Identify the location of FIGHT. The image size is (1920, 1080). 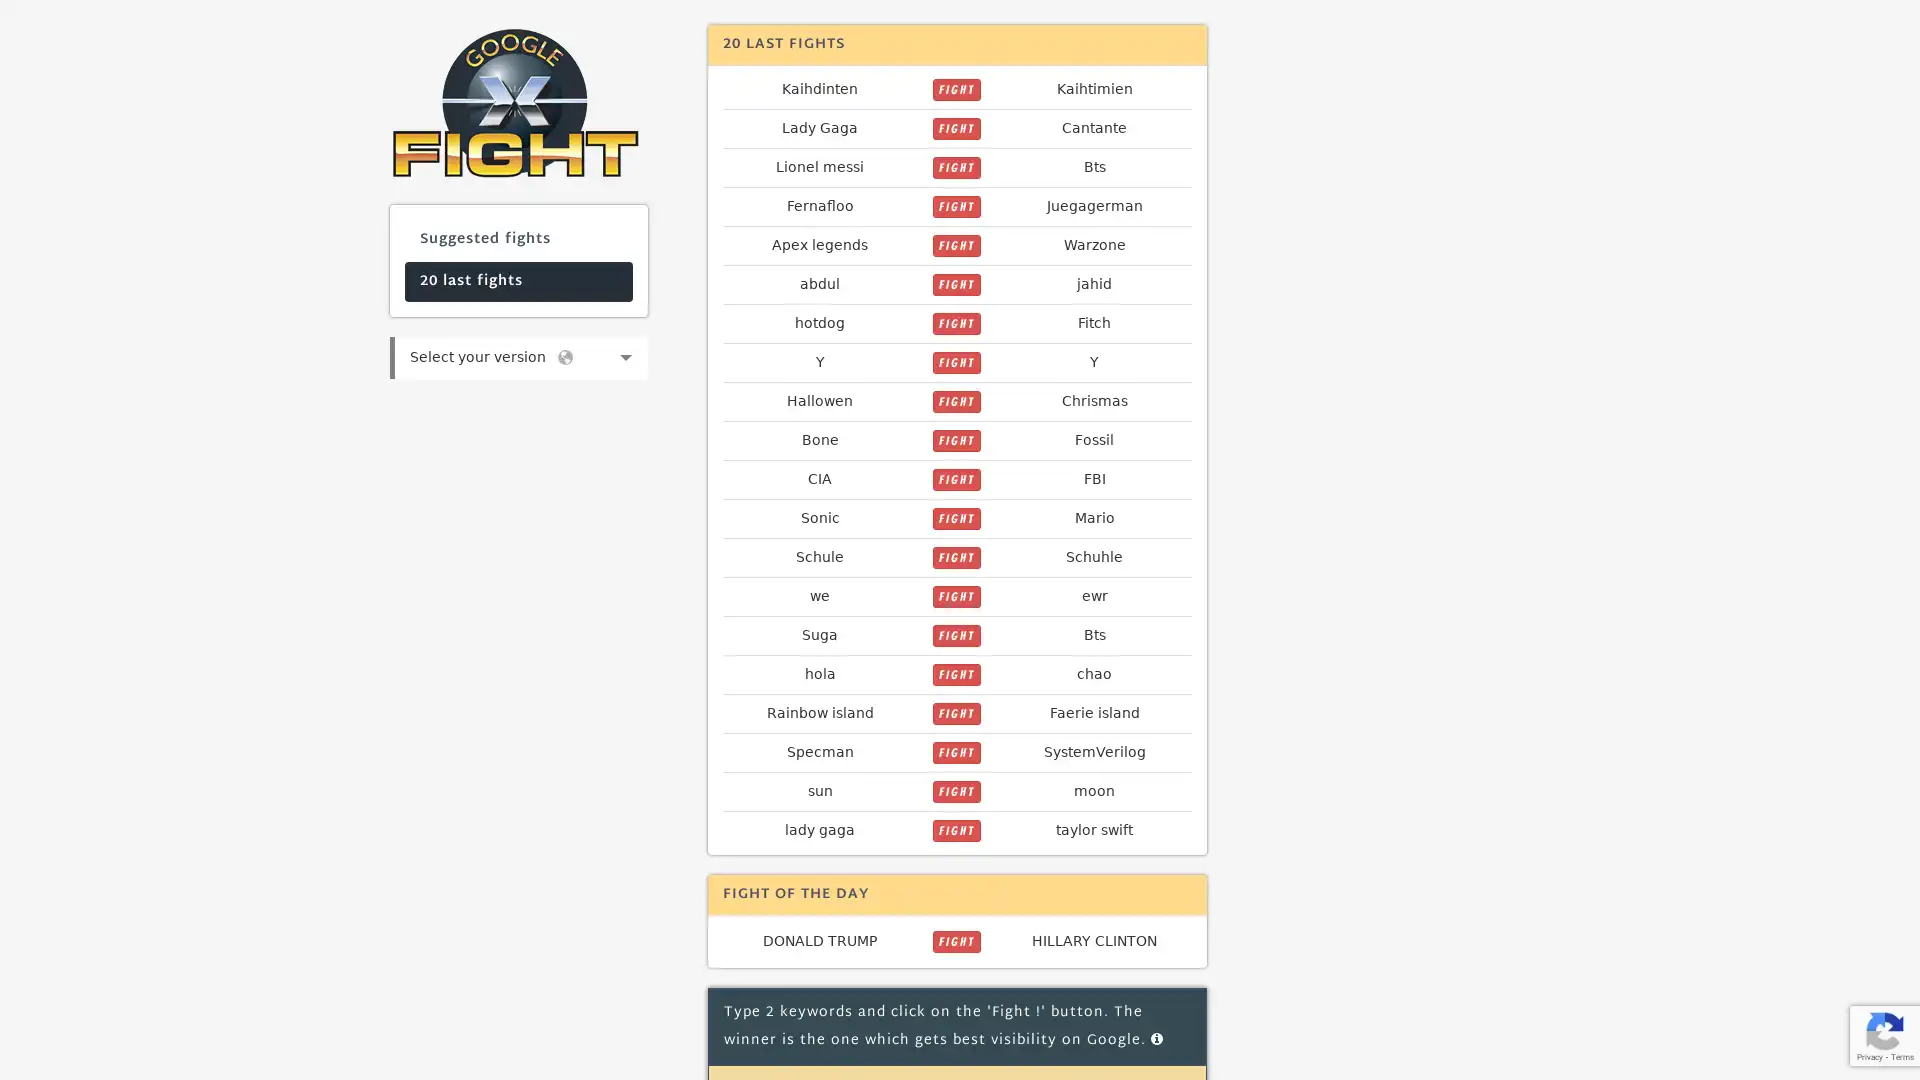
(955, 596).